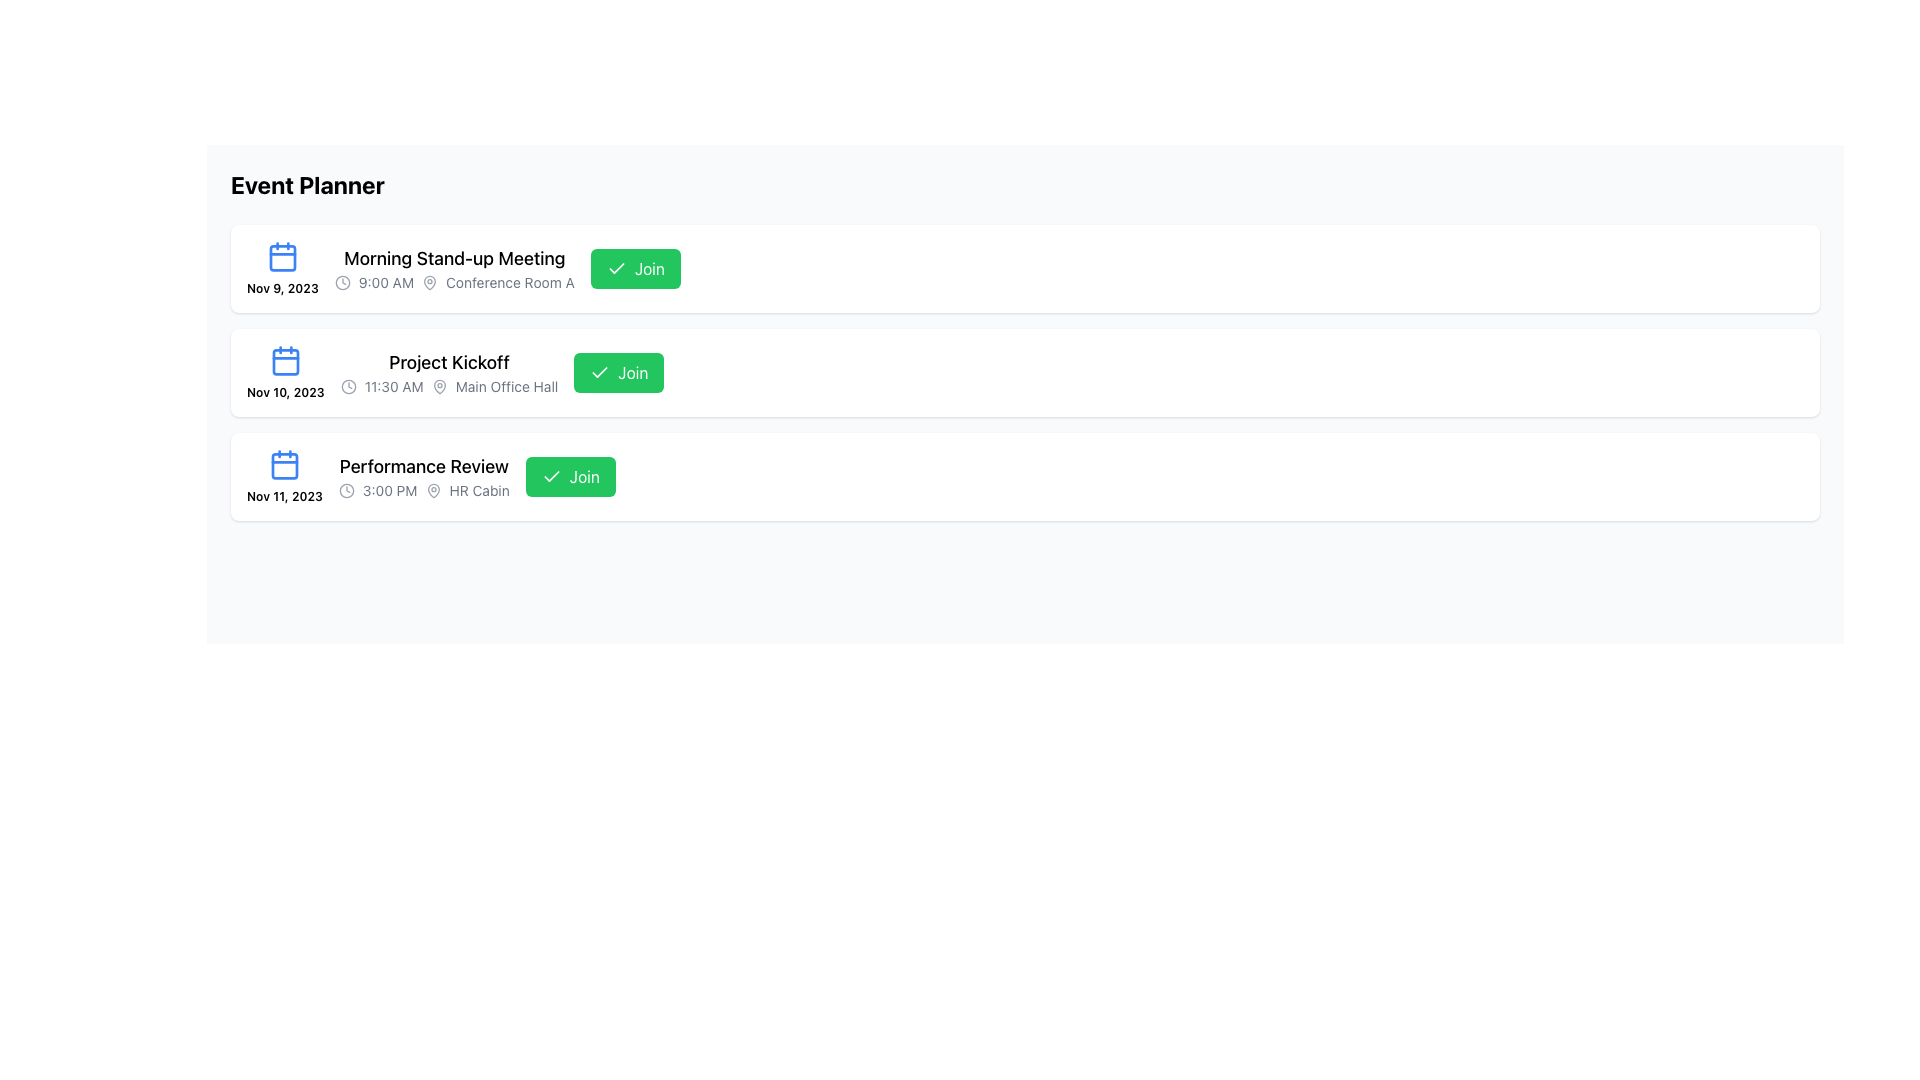  What do you see at coordinates (448, 373) in the screenshot?
I see `text content of the 'Project Kickoff' Text Label with Contextual Icons, which includes the title, time, and location` at bounding box center [448, 373].